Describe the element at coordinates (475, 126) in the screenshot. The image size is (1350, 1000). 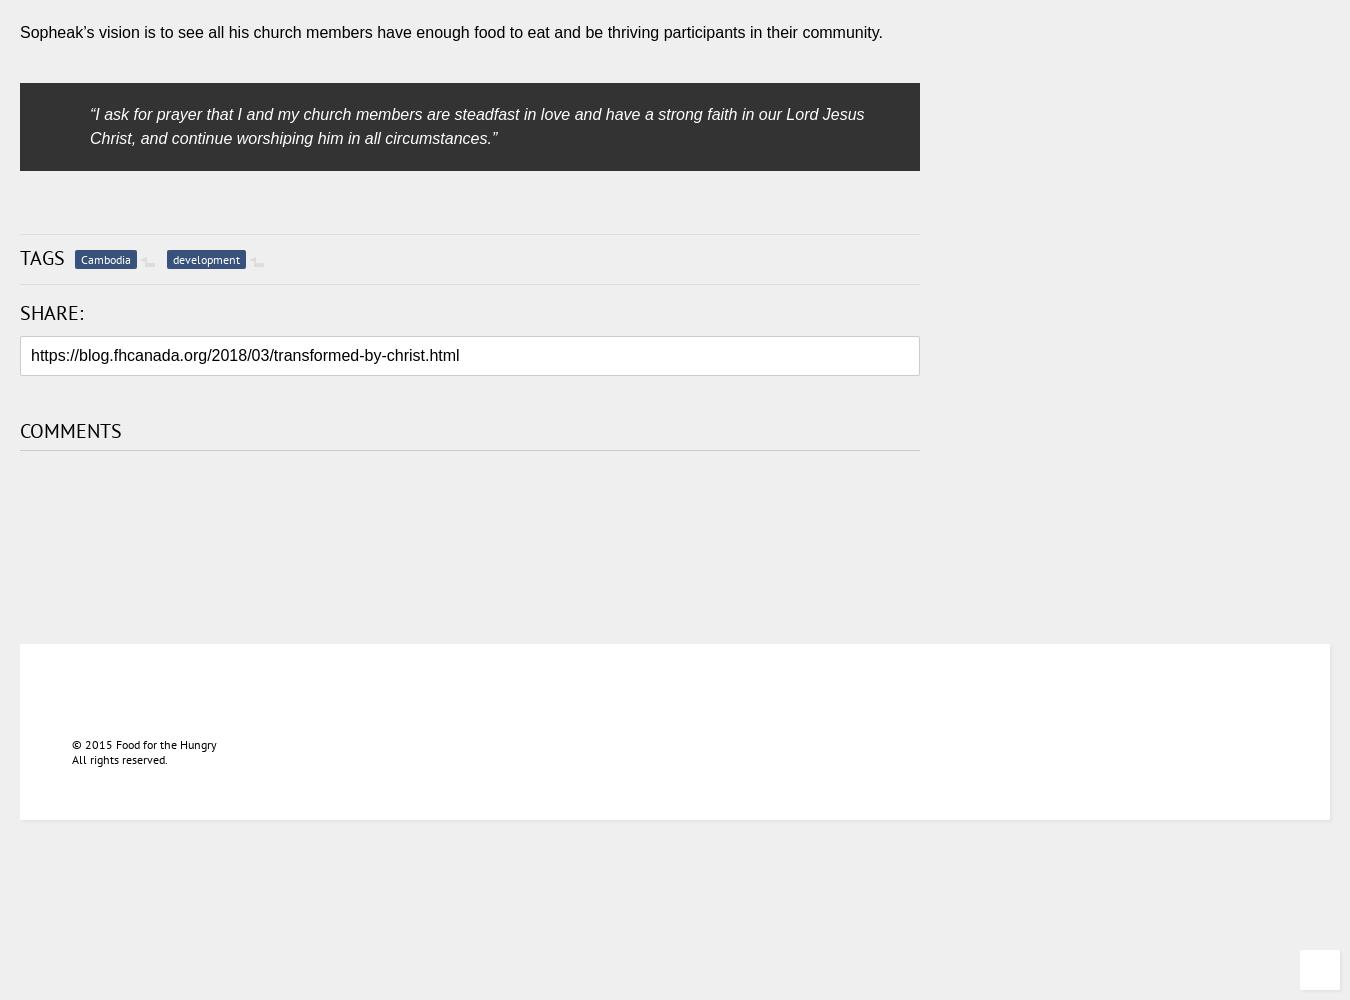
I see `'“I ask for prayer that I and my church members are steadfast in love and have a strong faith in our Lord Jesus Christ, and continue worshiping him in all circumstances.”'` at that location.